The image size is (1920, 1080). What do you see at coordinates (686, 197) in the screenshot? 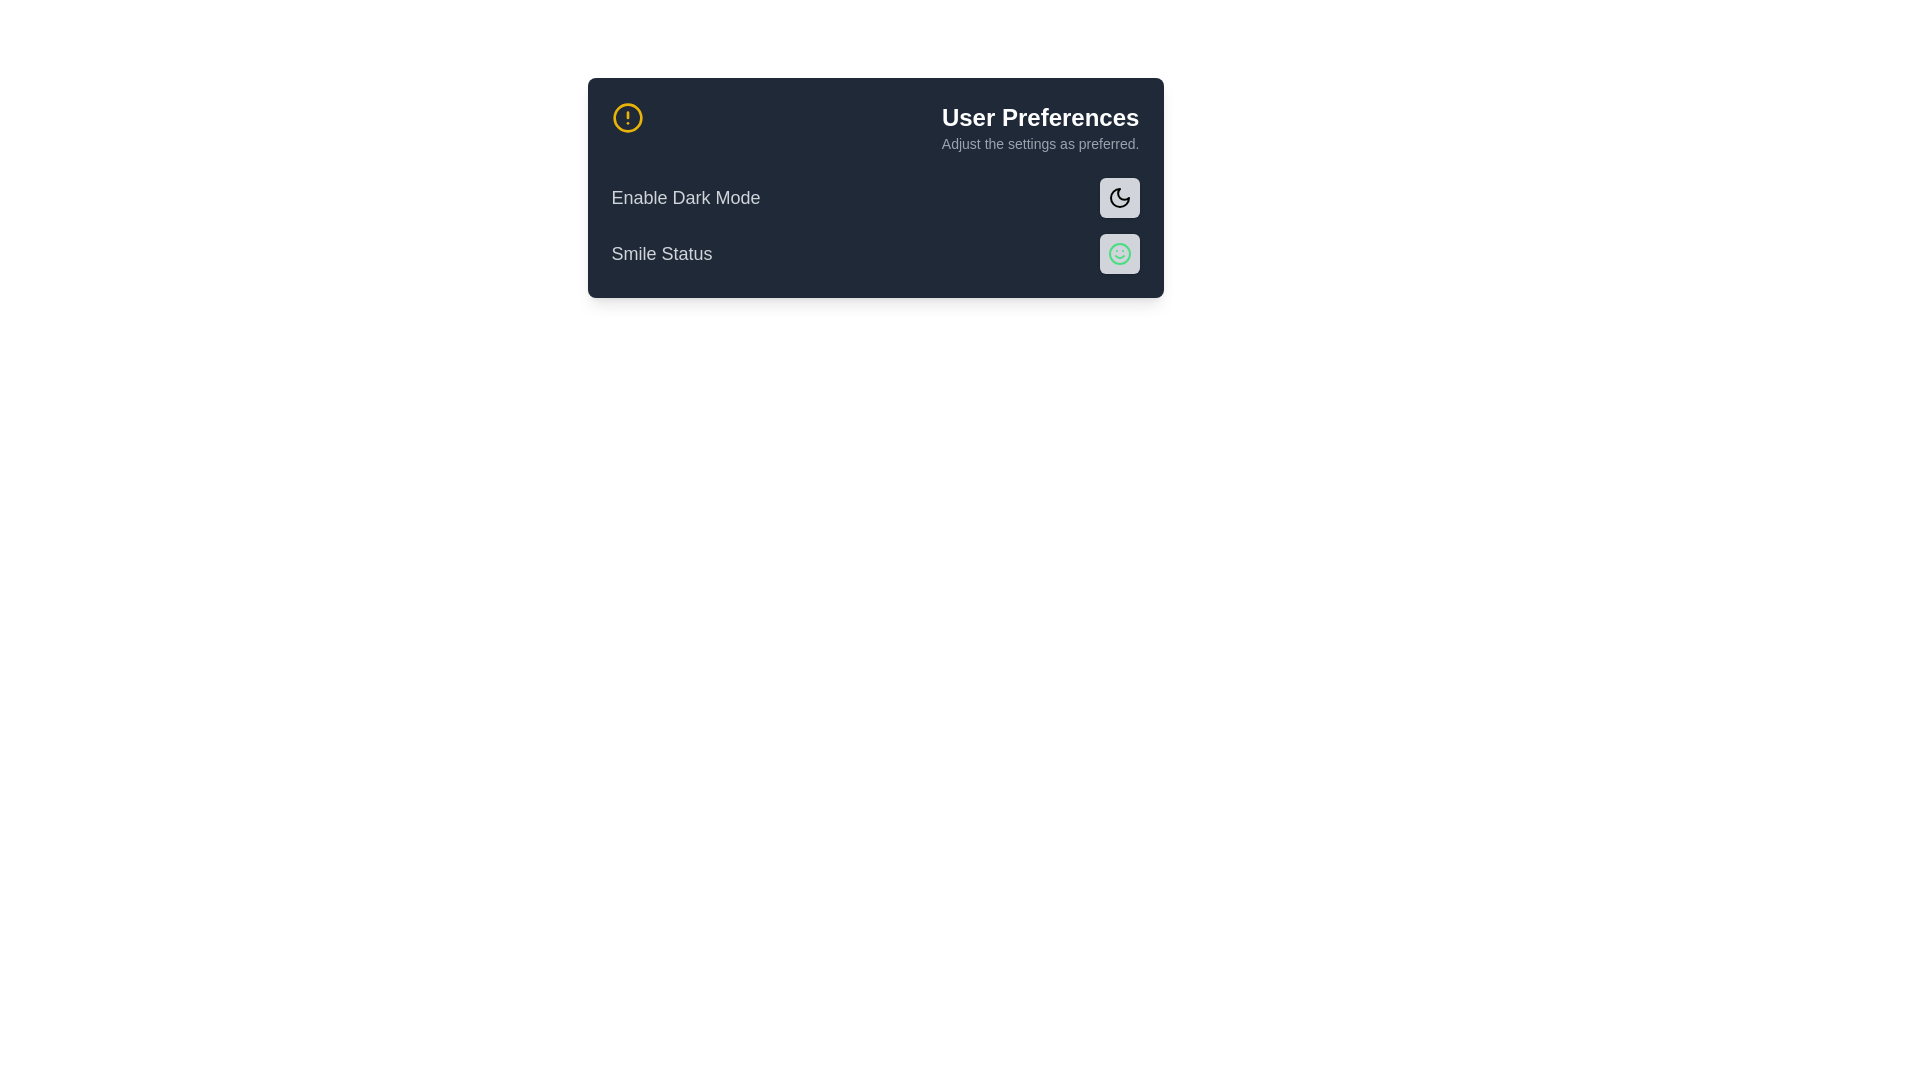
I see `text from the 'Enable Dark Mode' label, which is styled with a medium-sized font and gray color, located in the upper section of a preference card` at bounding box center [686, 197].